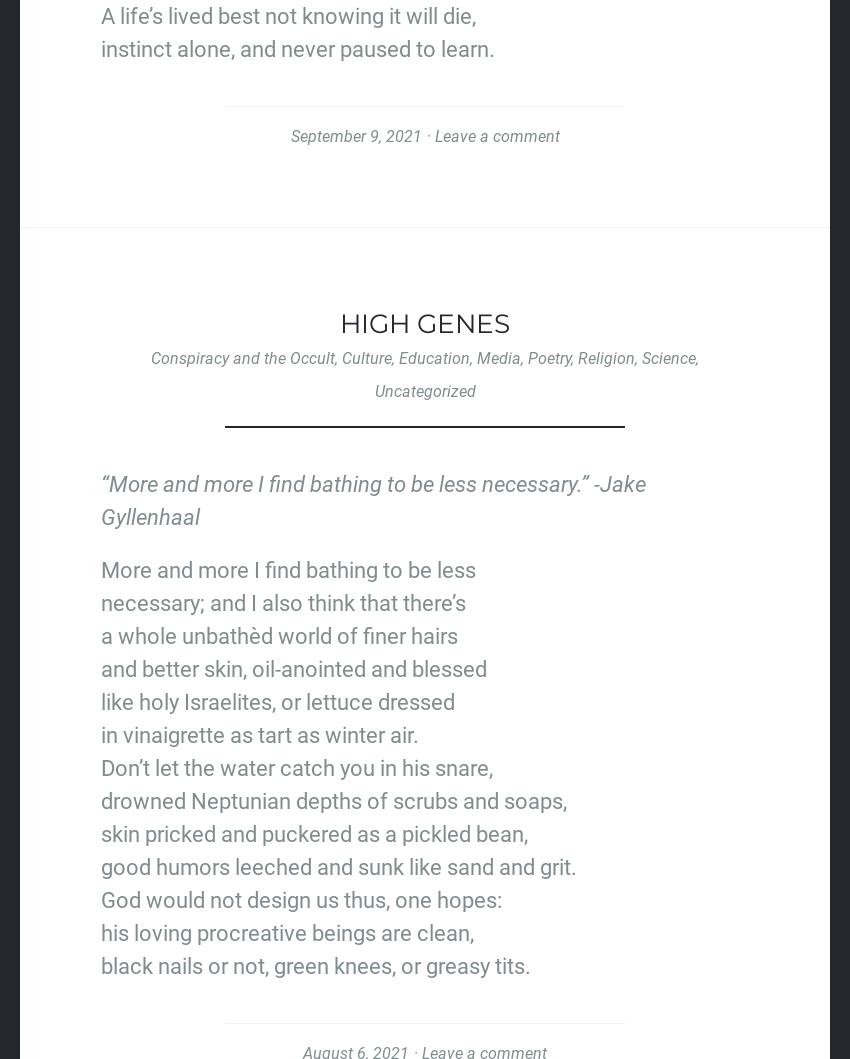 The height and width of the screenshot is (1059, 850). What do you see at coordinates (605, 357) in the screenshot?
I see `'Religion'` at bounding box center [605, 357].